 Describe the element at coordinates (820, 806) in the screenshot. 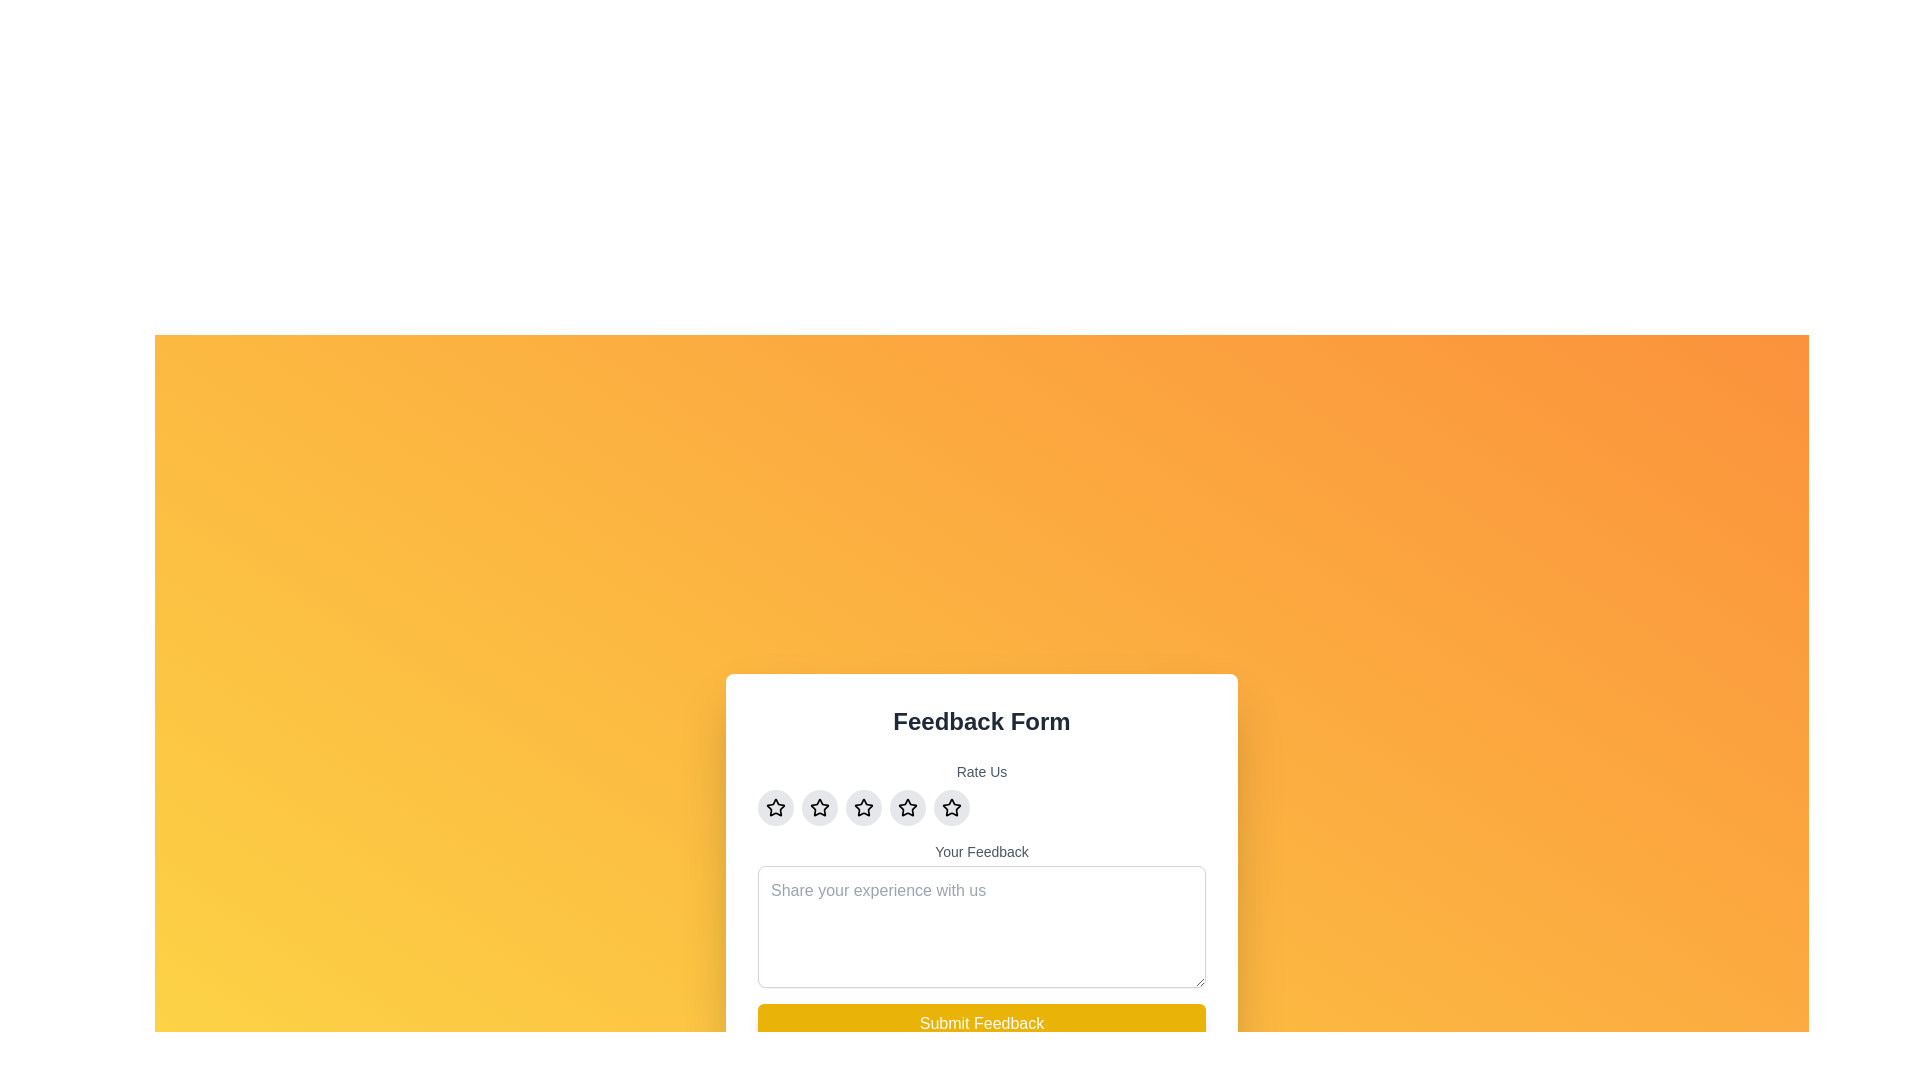

I see `the second star icon in the star-based rating system under the 'Rate Us' label` at that location.